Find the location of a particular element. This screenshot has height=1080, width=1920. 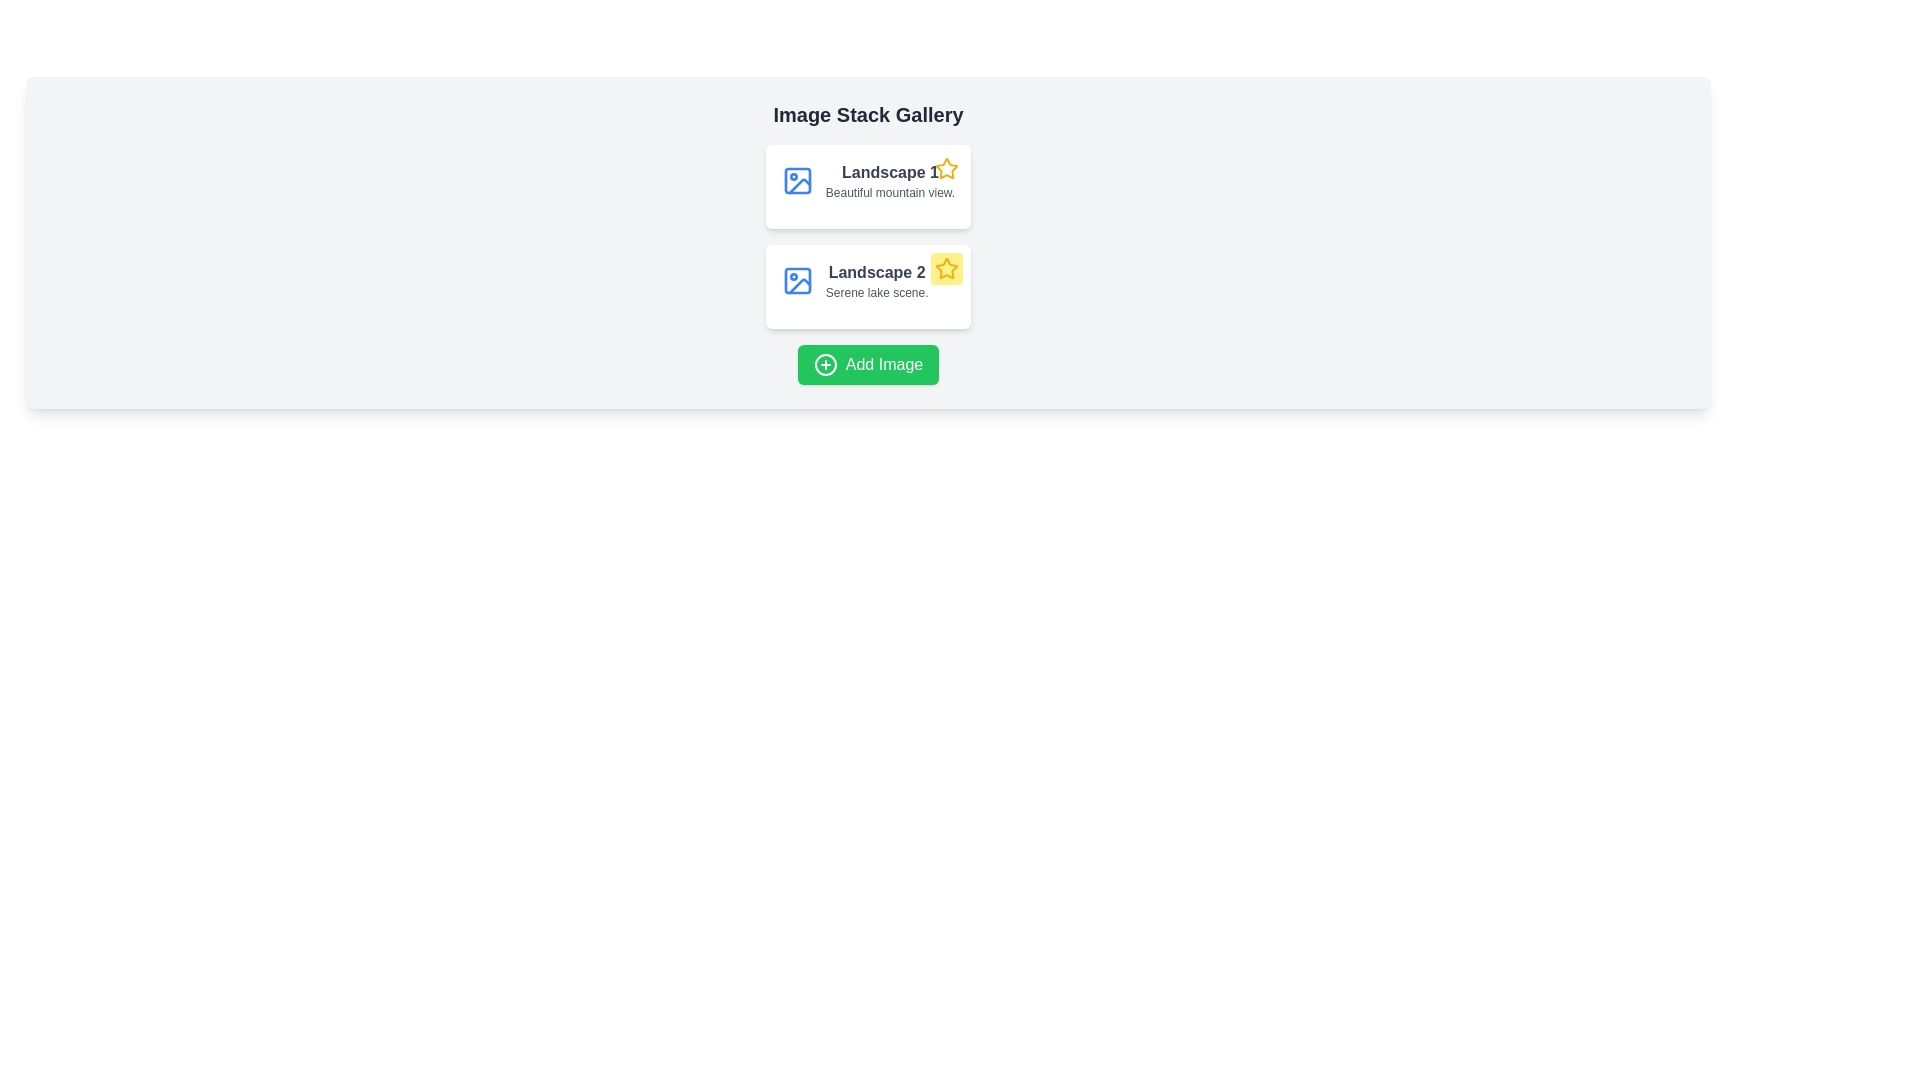

the Text label that serves as a title for 'Landscape 2', positioned under the 'Landscape' label and above 'Serene lake scene' is located at coordinates (877, 273).